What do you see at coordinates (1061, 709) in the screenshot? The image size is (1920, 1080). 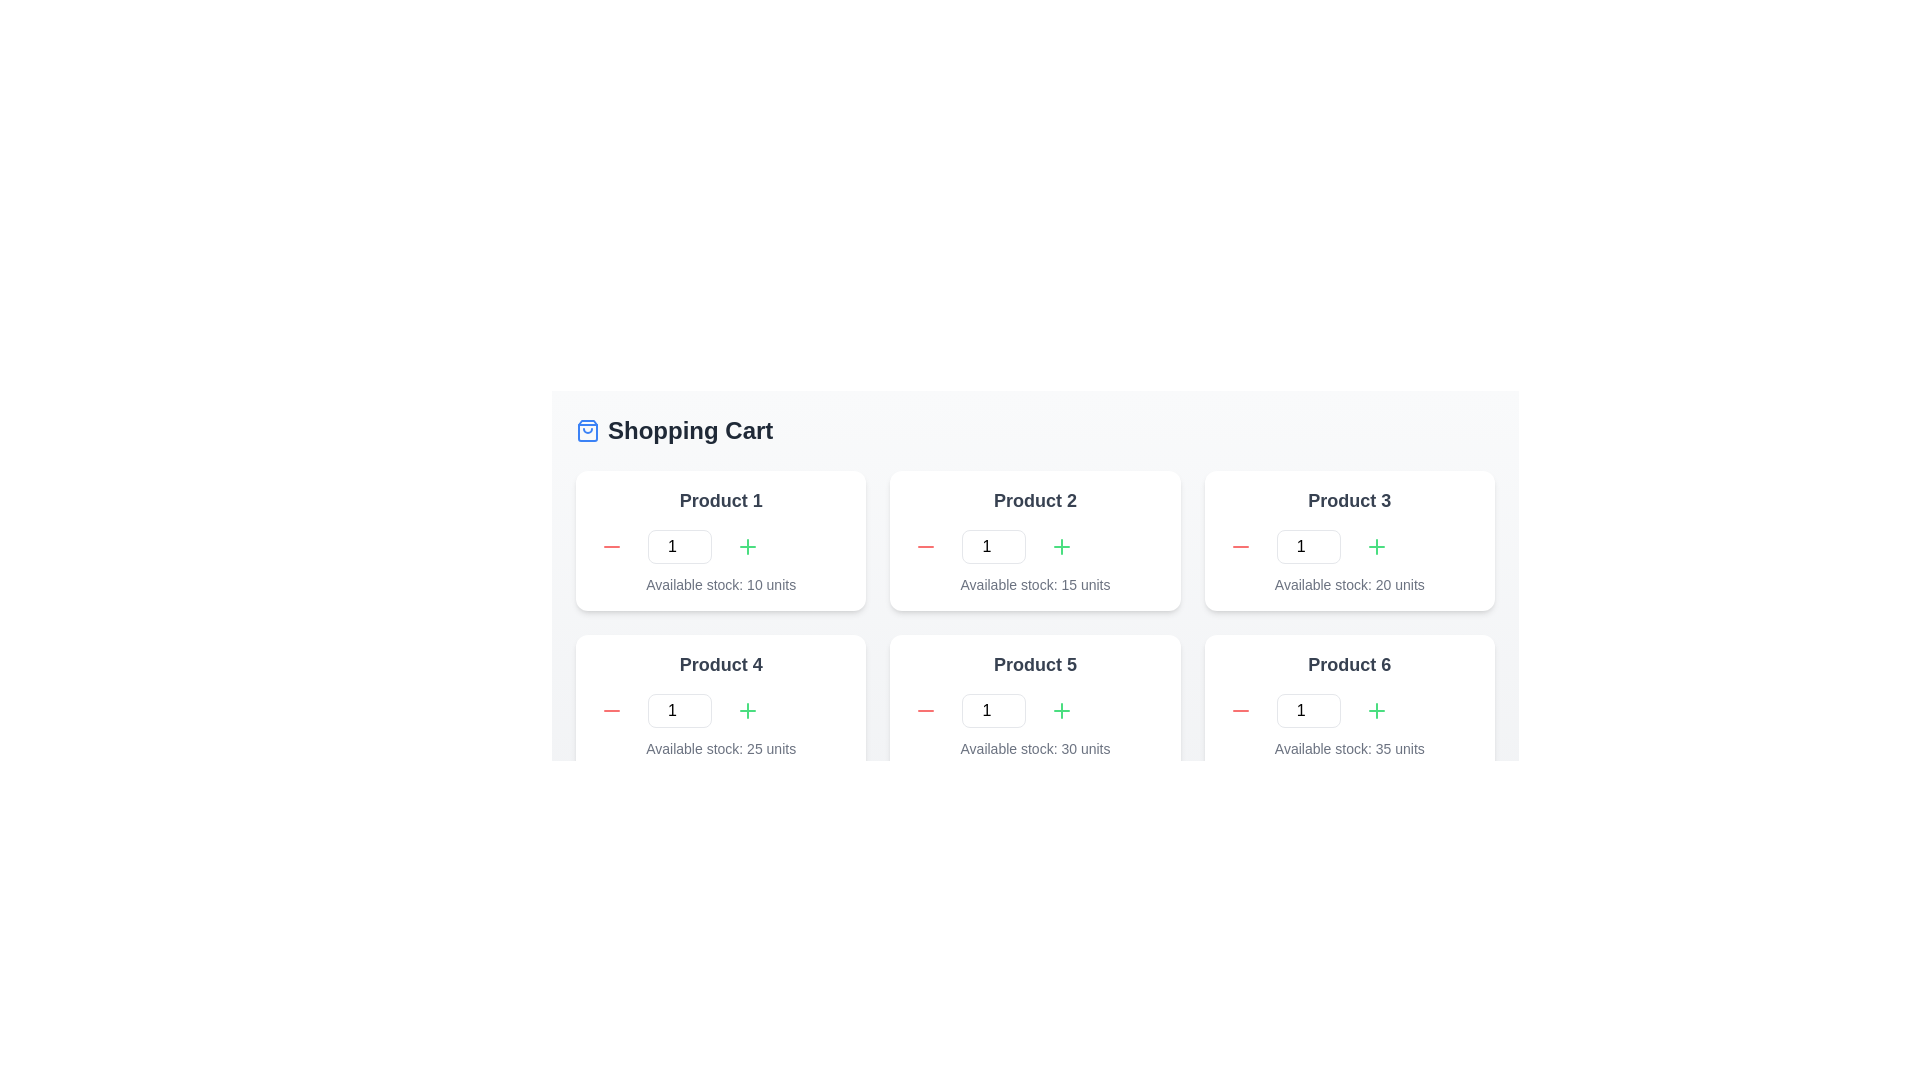 I see `the increment button for 'Product 5' in the shopping cart` at bounding box center [1061, 709].